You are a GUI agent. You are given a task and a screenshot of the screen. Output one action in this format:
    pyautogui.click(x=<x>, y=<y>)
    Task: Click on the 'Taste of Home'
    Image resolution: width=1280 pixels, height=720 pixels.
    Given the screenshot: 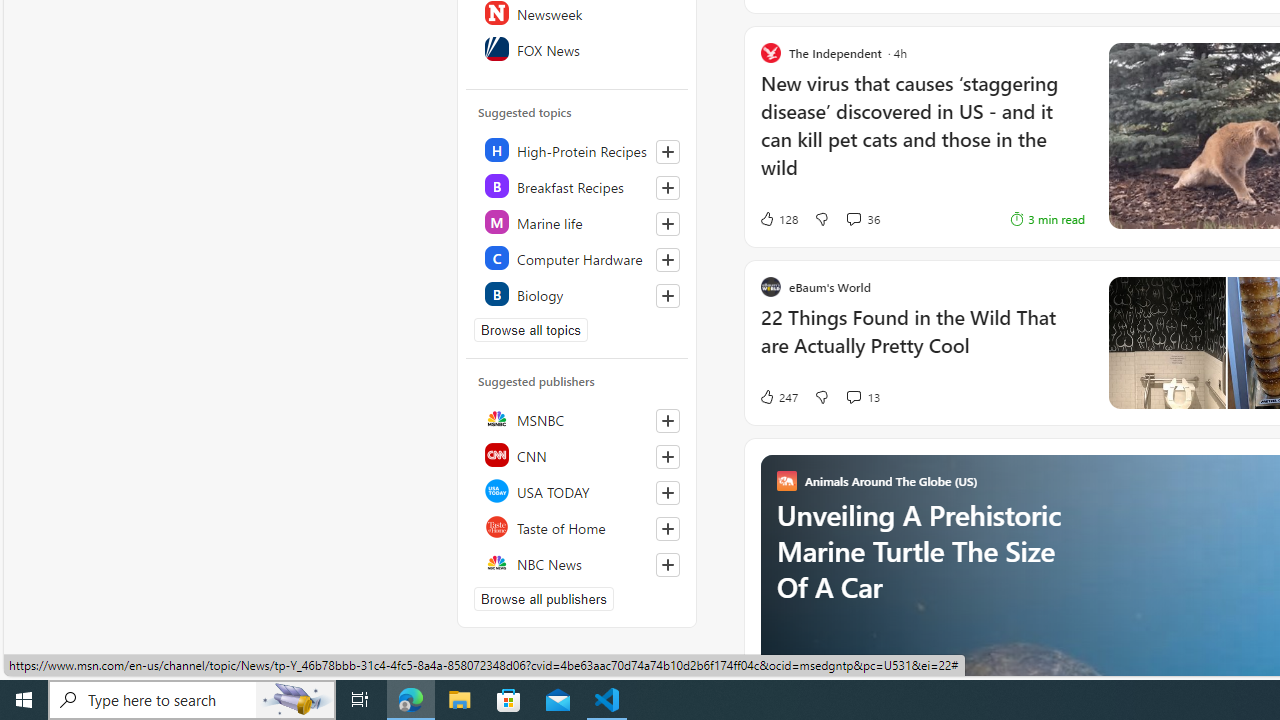 What is the action you would take?
    pyautogui.click(x=577, y=526)
    